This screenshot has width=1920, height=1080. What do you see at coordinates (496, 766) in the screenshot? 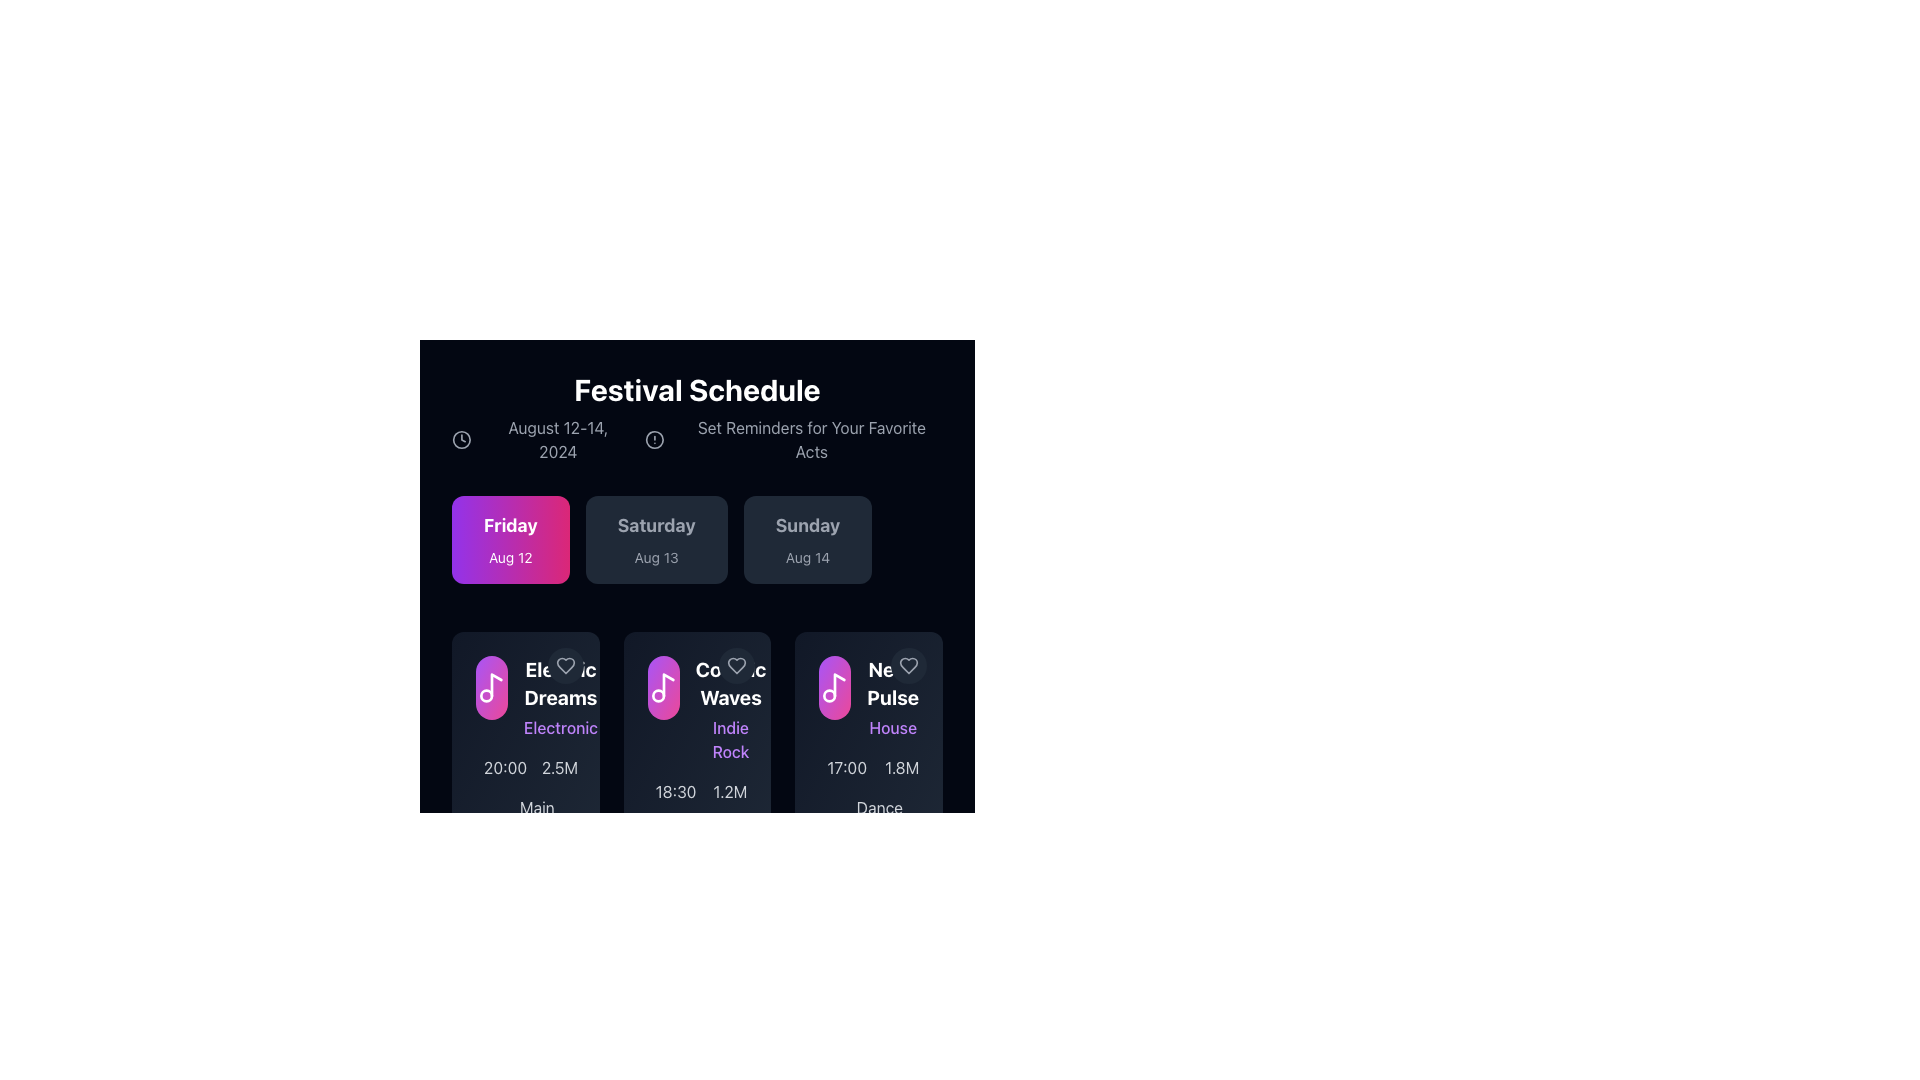
I see `time information displayed as '20:00' in light gray color, located next to the clock icon in the leftmost card of the grid layout` at bounding box center [496, 766].